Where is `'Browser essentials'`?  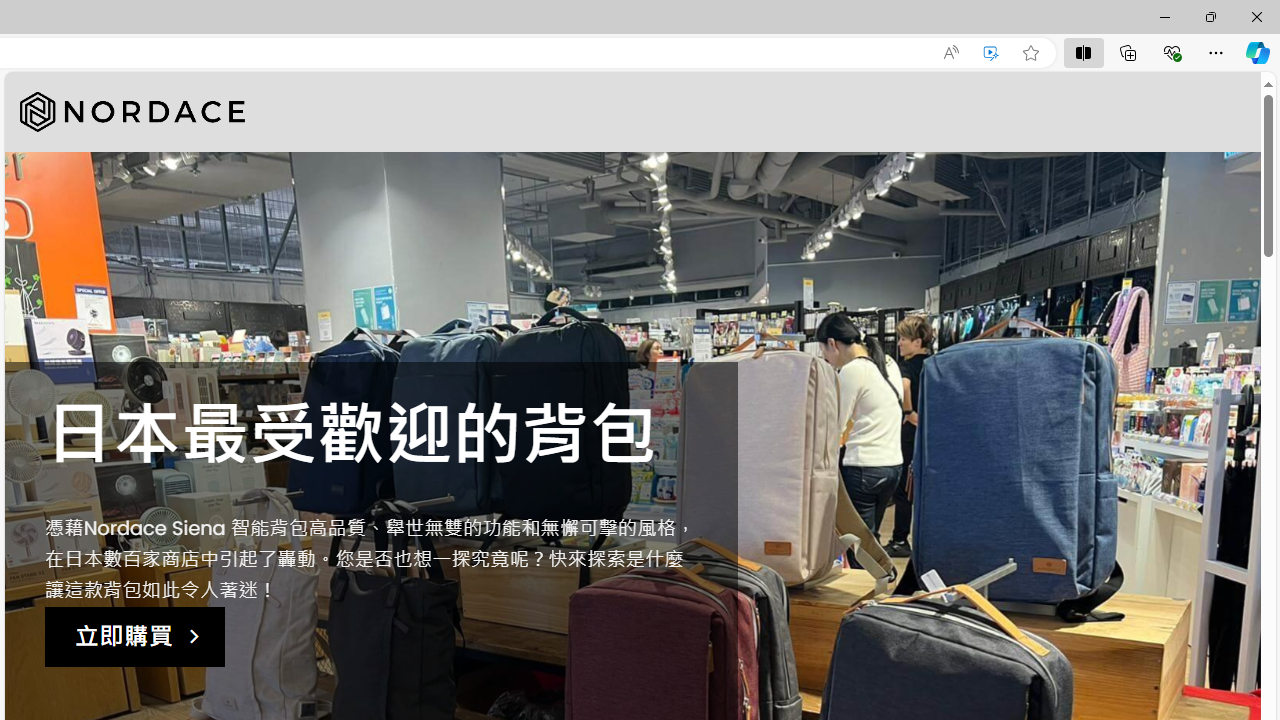 'Browser essentials' is located at coordinates (1171, 51).